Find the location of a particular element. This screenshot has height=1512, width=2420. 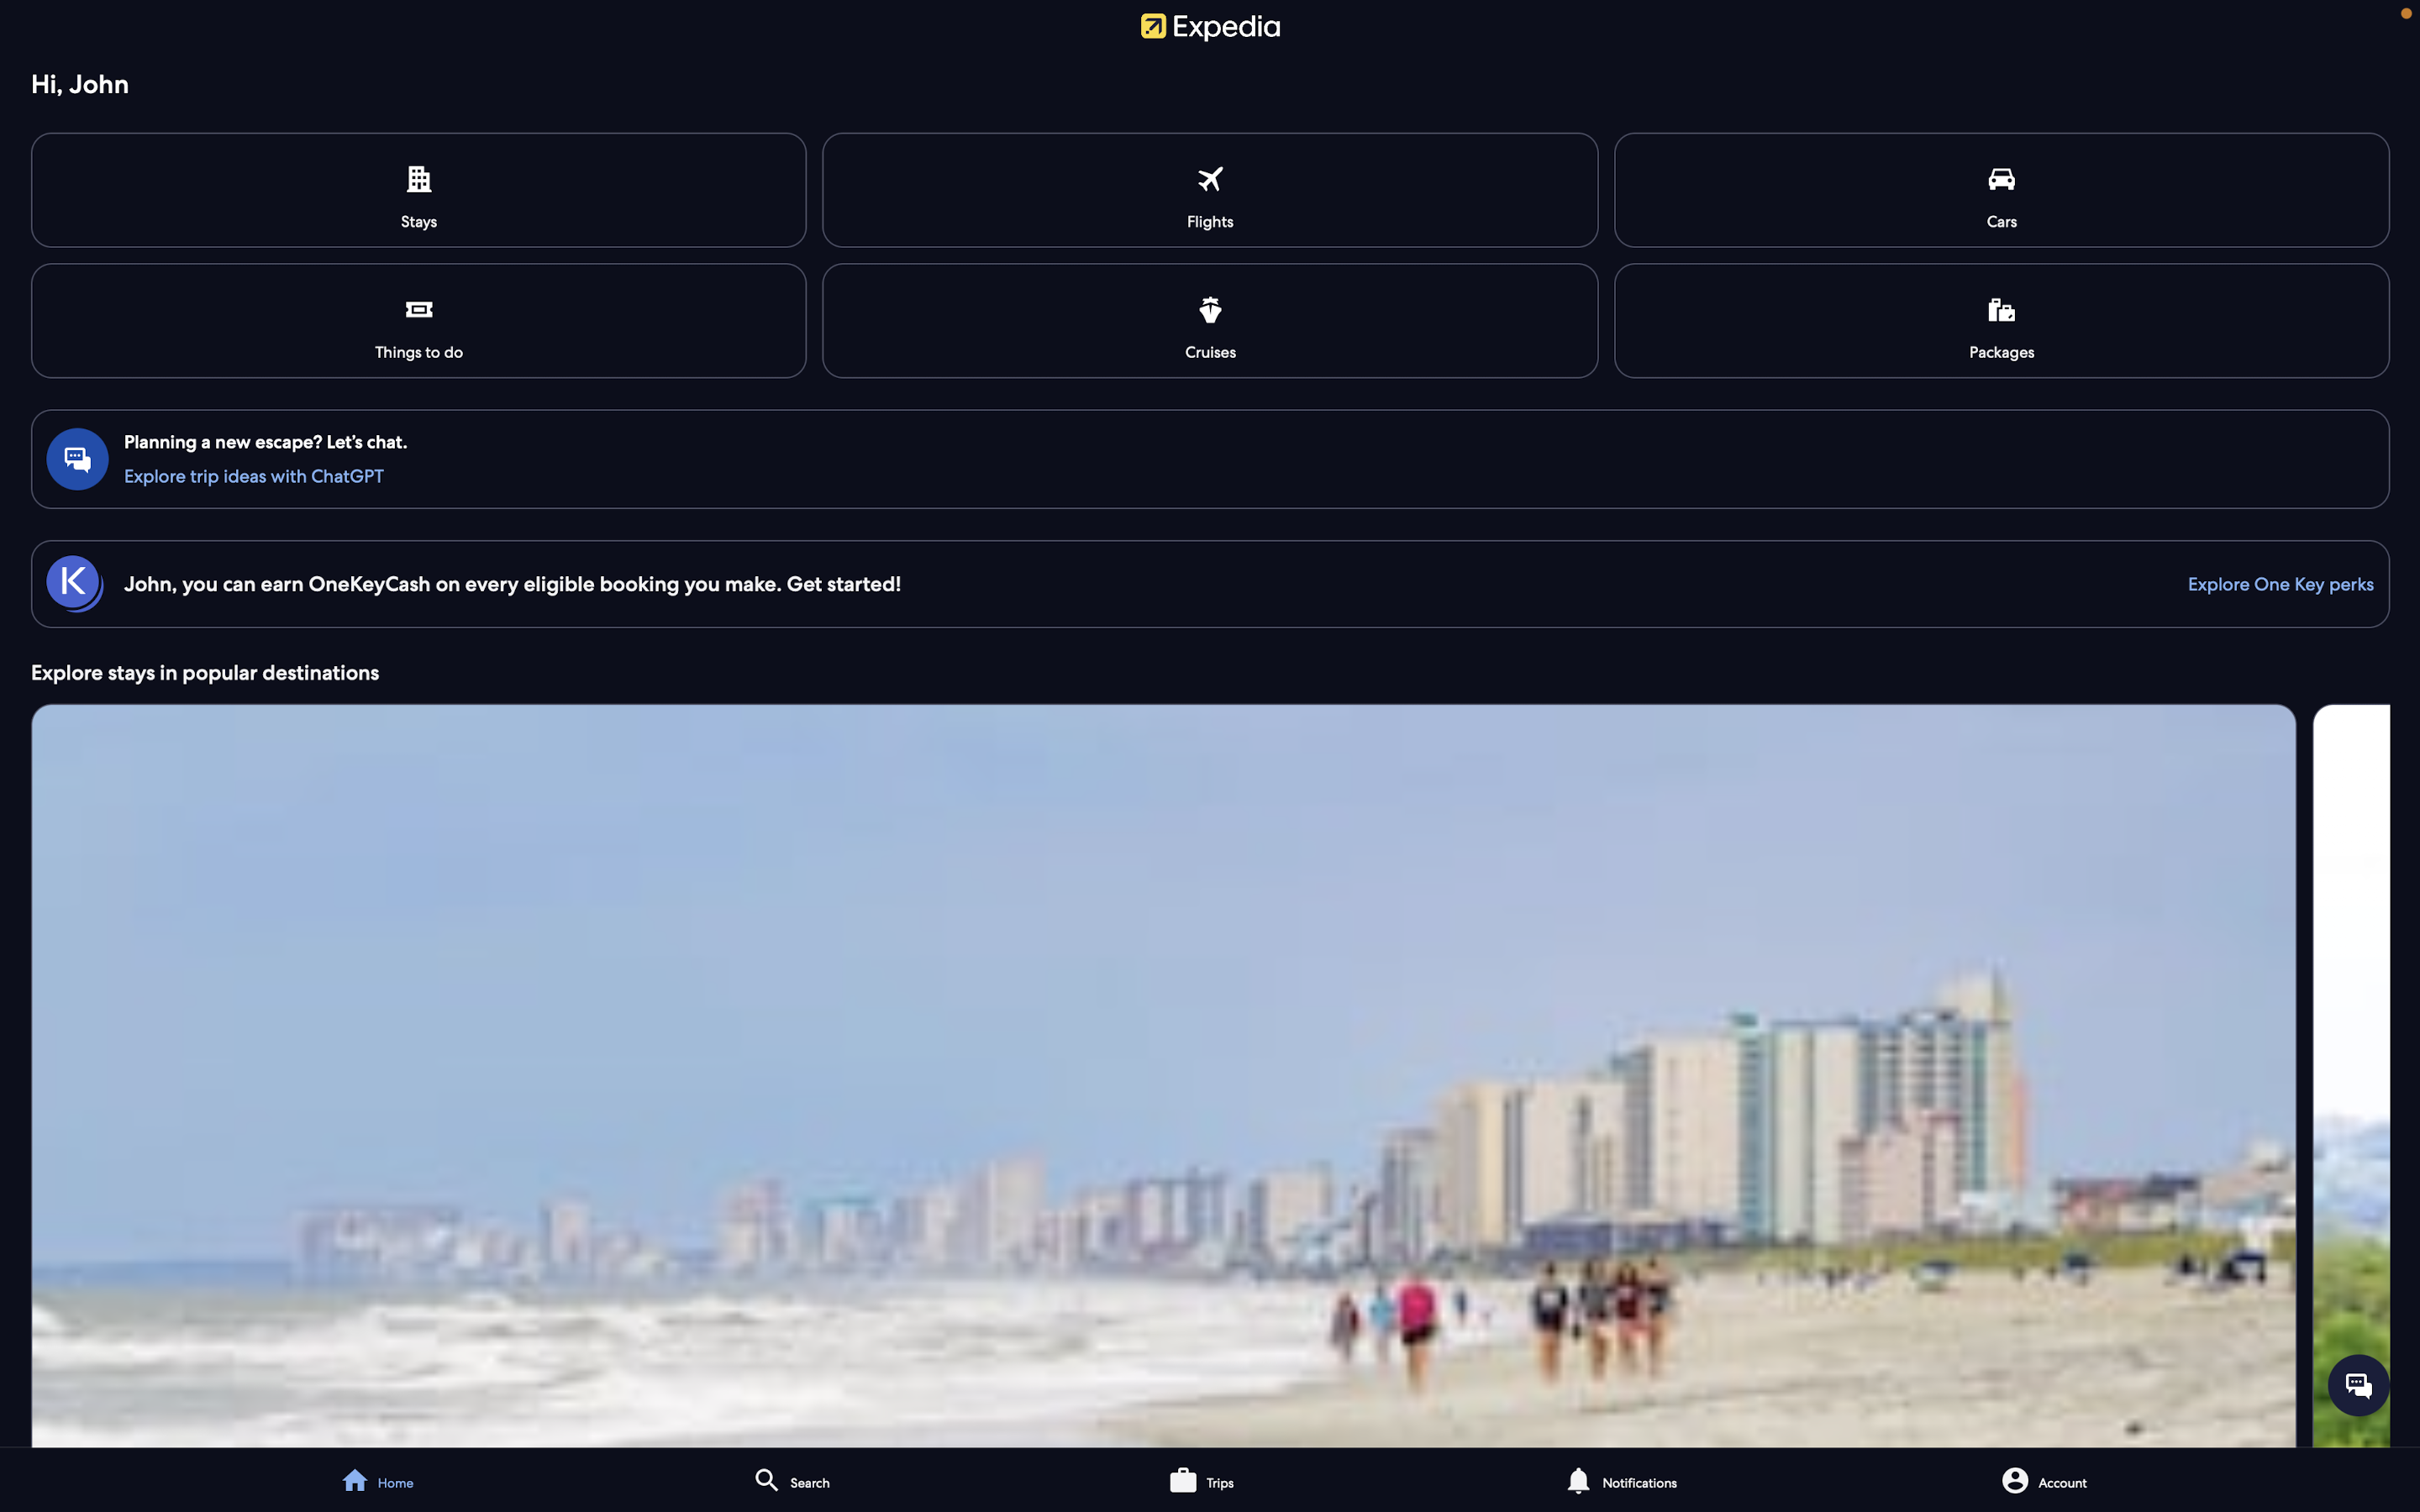

Engage the One Key Cash function is located at coordinates (2270, 582).